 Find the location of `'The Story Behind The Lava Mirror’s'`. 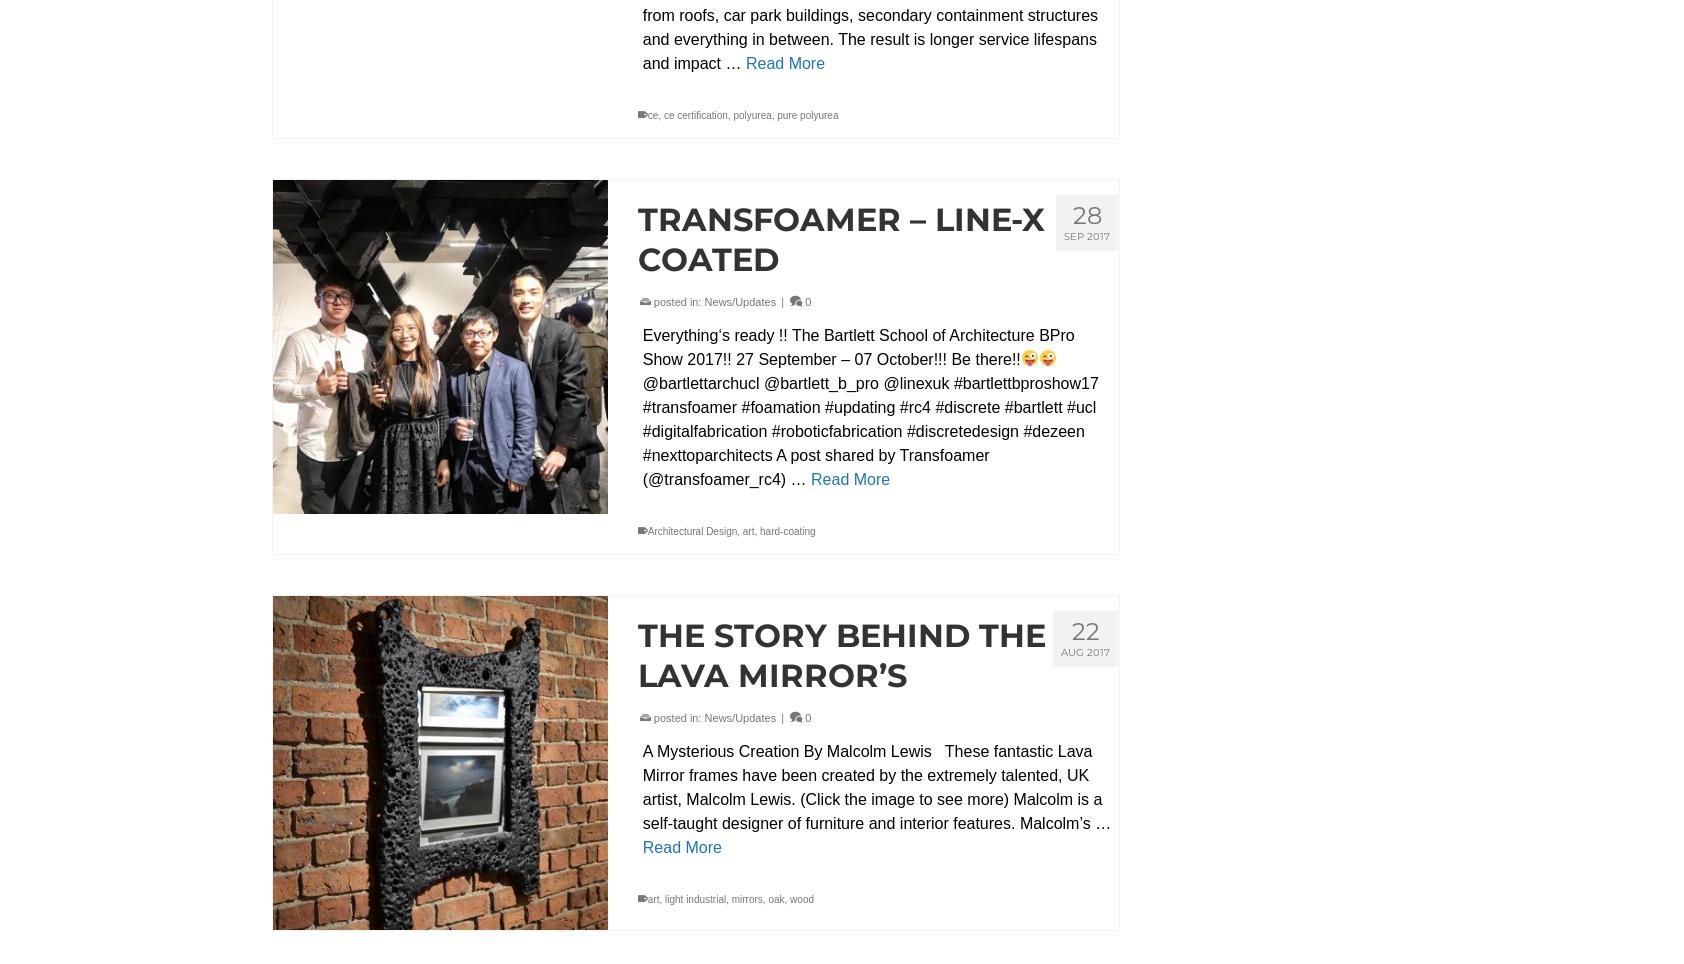

'The Story Behind The Lava Mirror’s' is located at coordinates (637, 653).